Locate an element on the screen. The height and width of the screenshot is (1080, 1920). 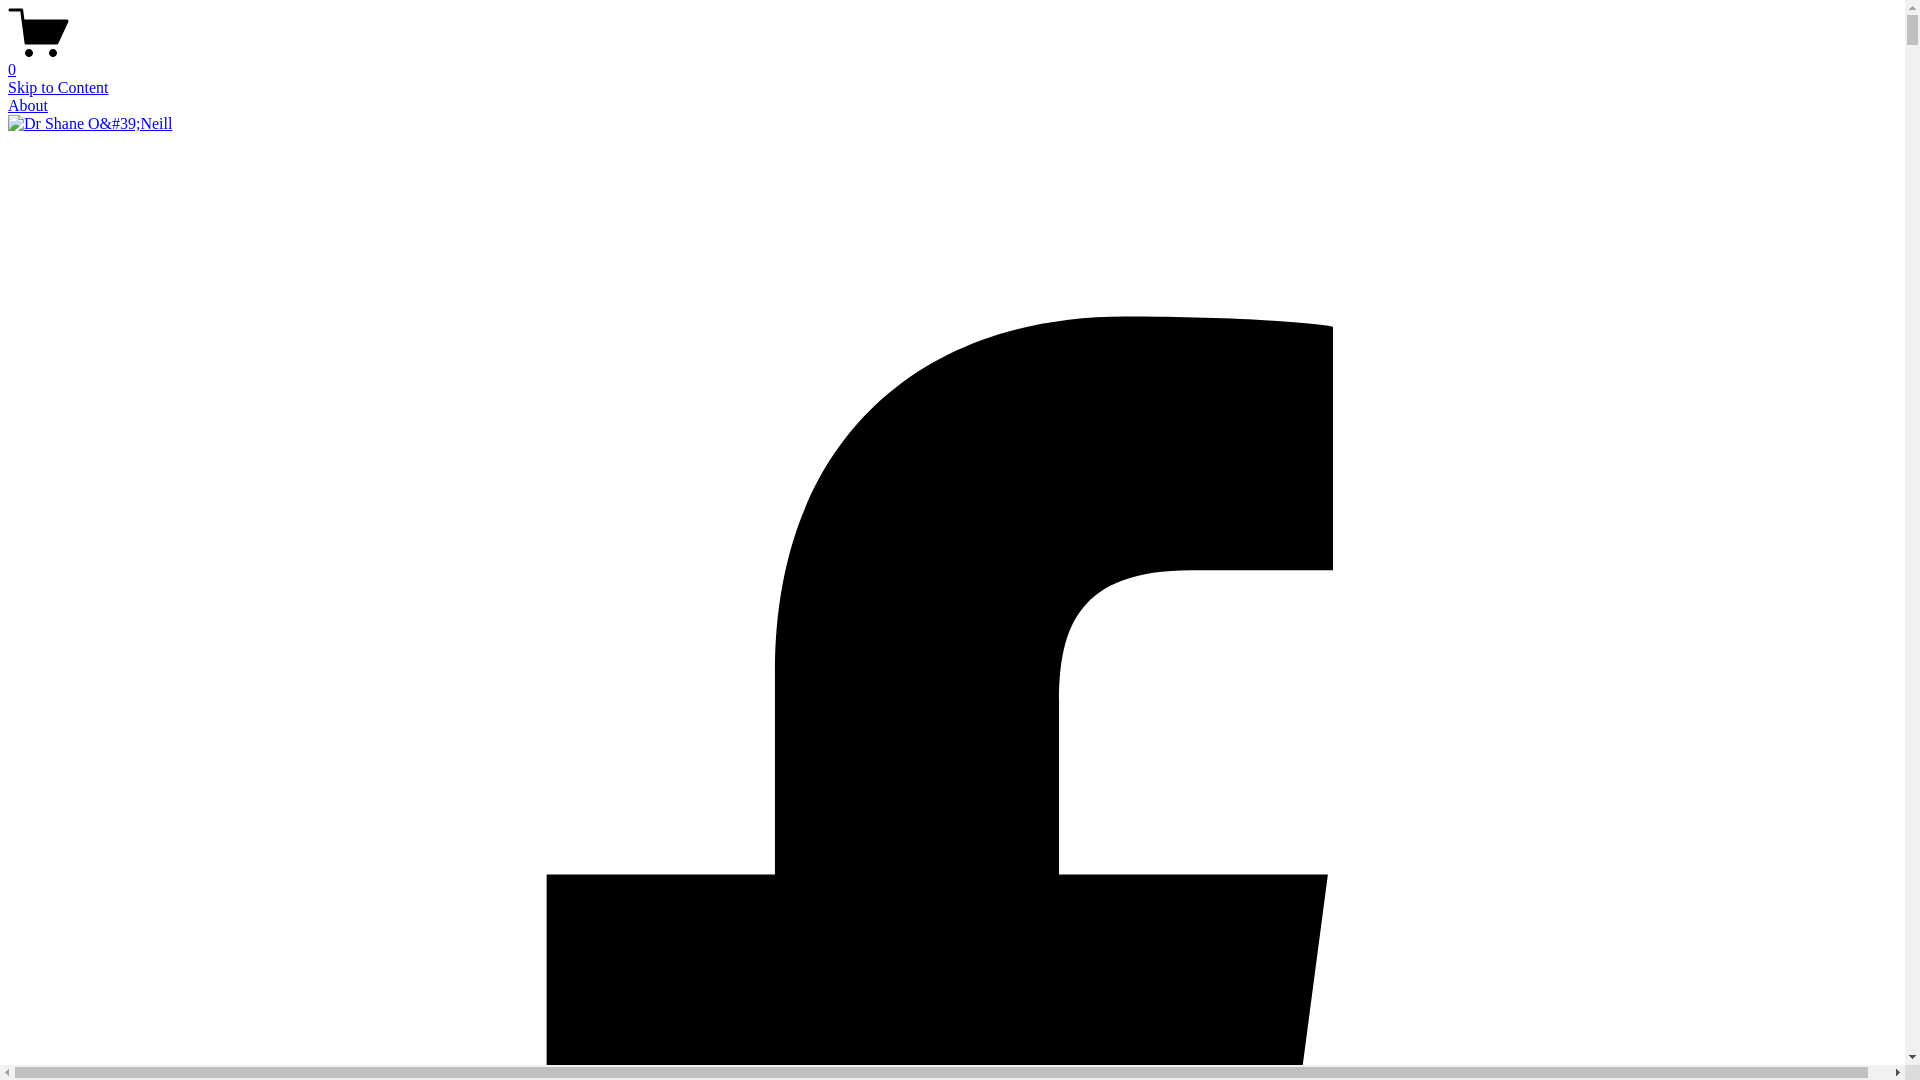
'Skip to Content' is located at coordinates (57, 86).